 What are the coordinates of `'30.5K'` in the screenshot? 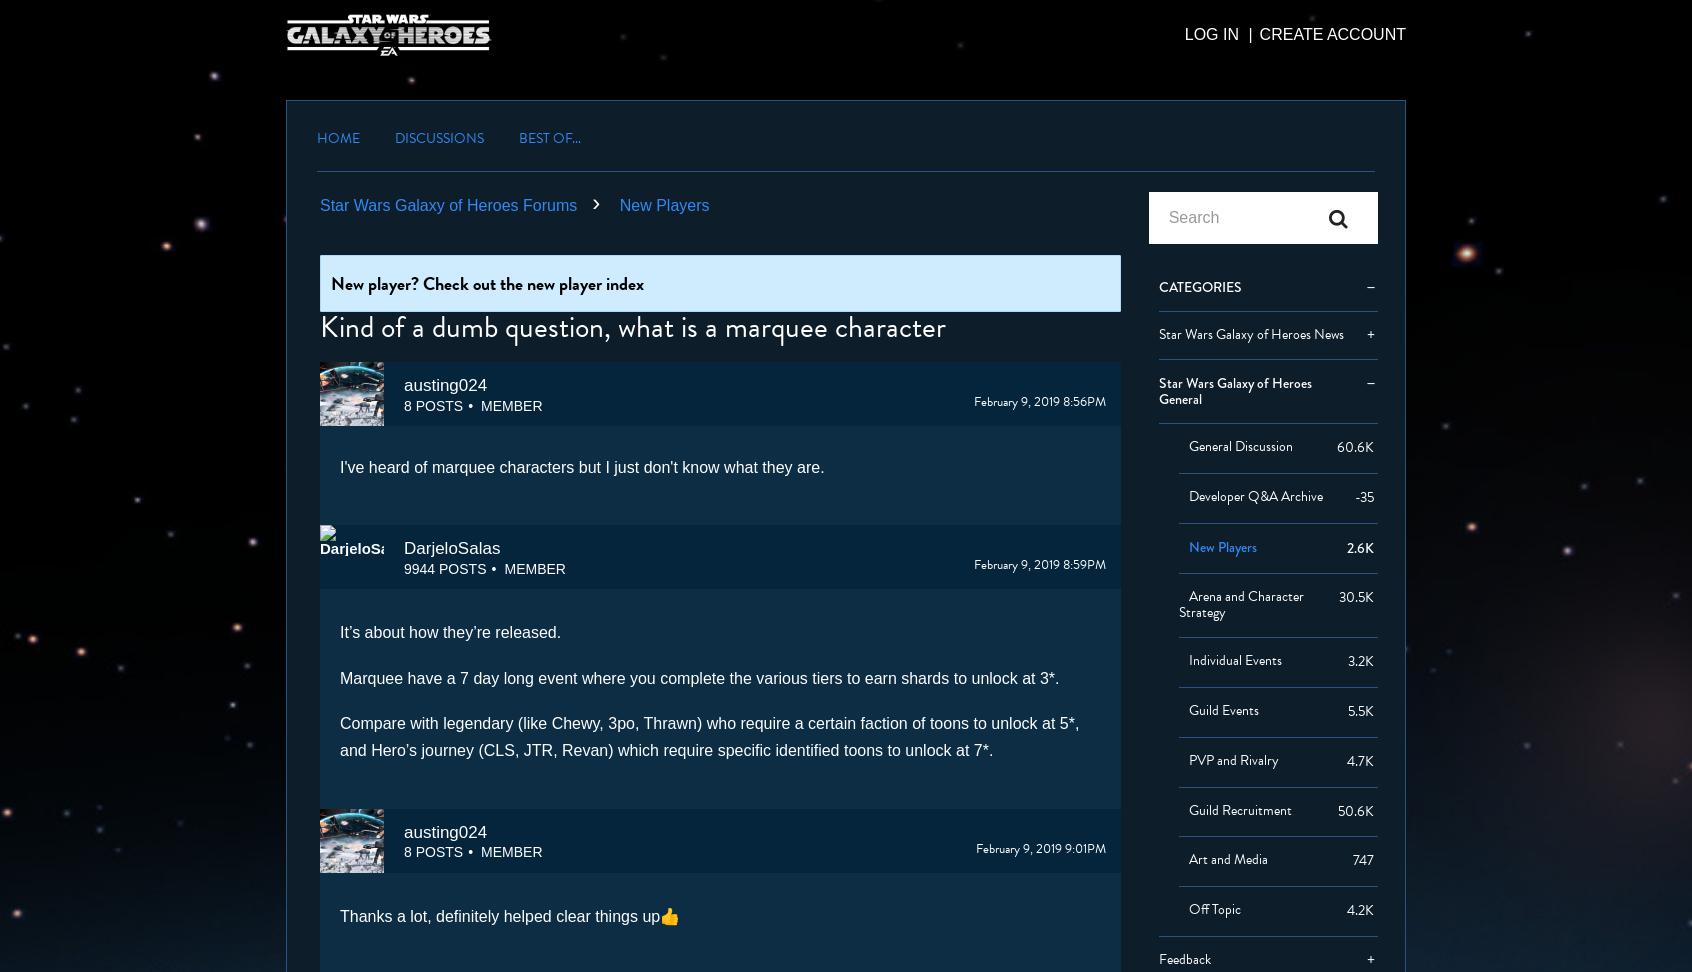 It's located at (1355, 595).